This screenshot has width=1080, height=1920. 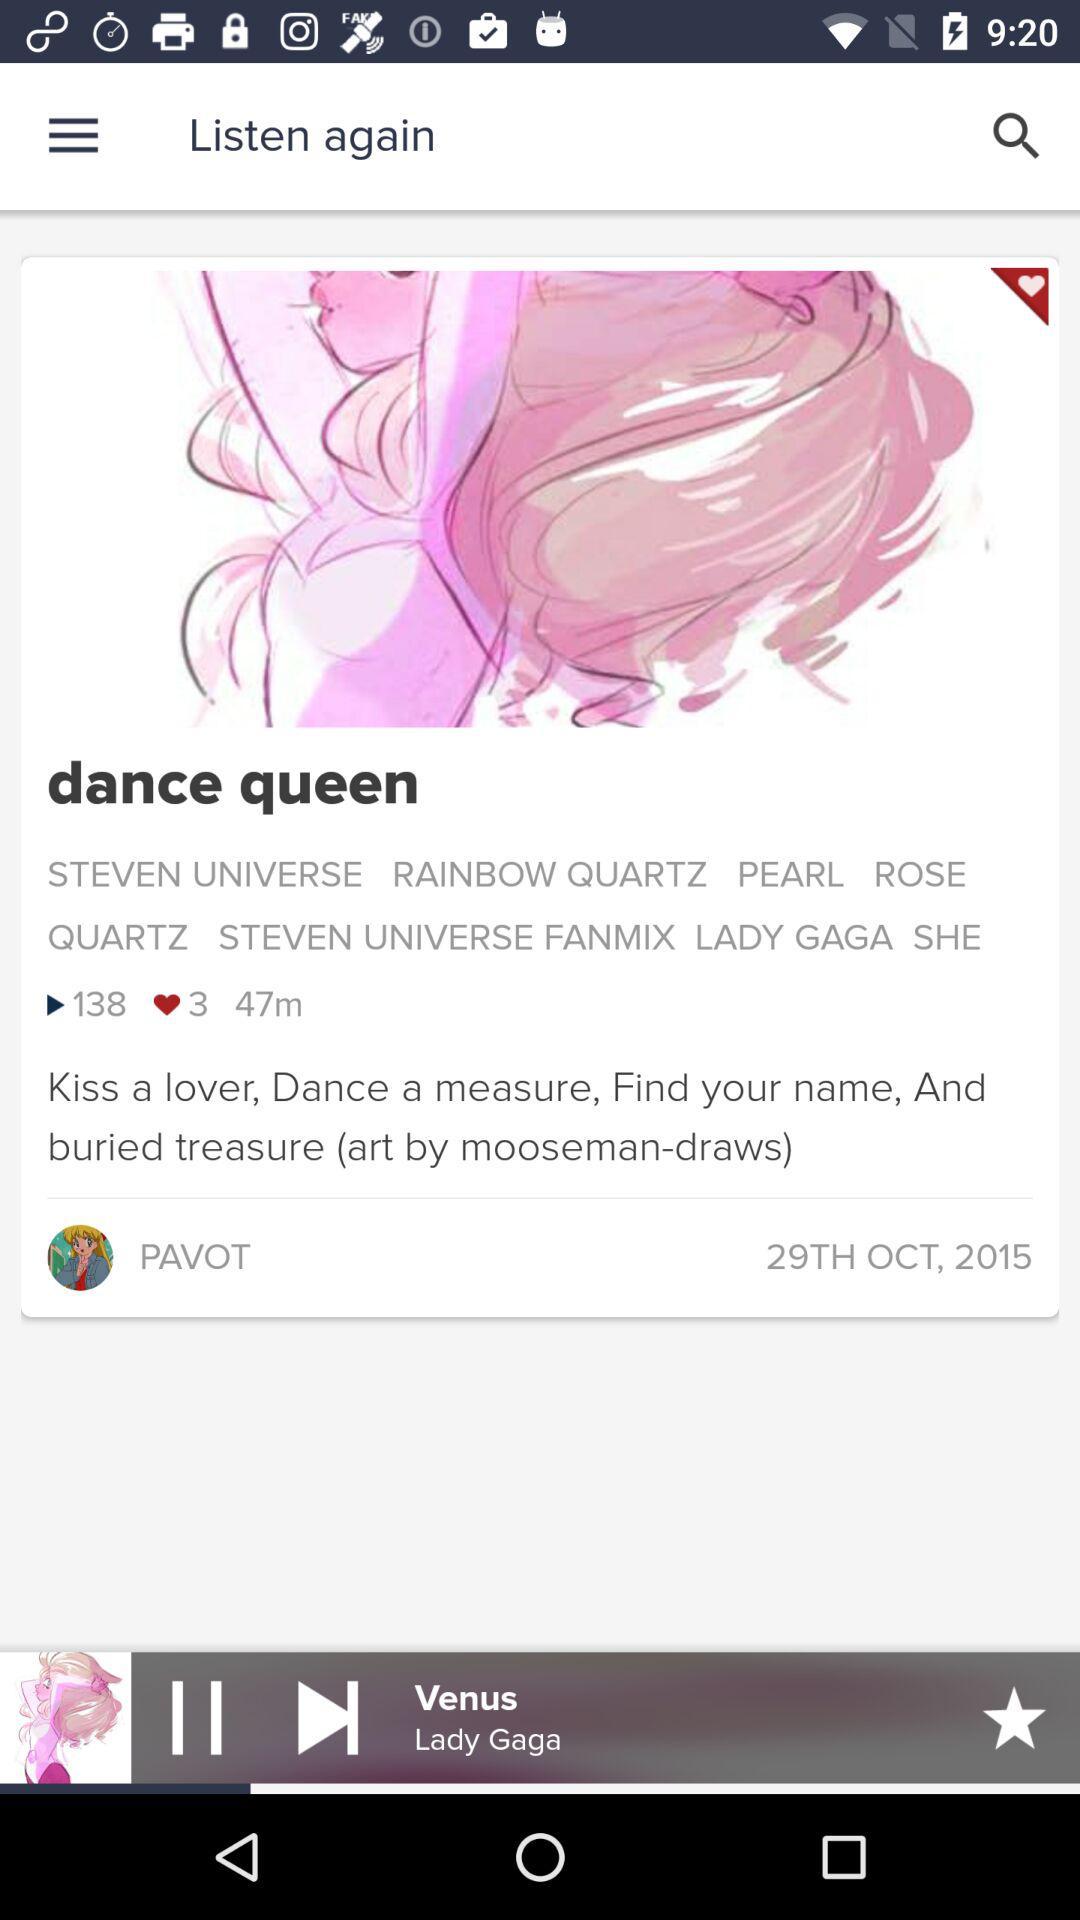 What do you see at coordinates (327, 1716) in the screenshot?
I see `the skip_next icon` at bounding box center [327, 1716].